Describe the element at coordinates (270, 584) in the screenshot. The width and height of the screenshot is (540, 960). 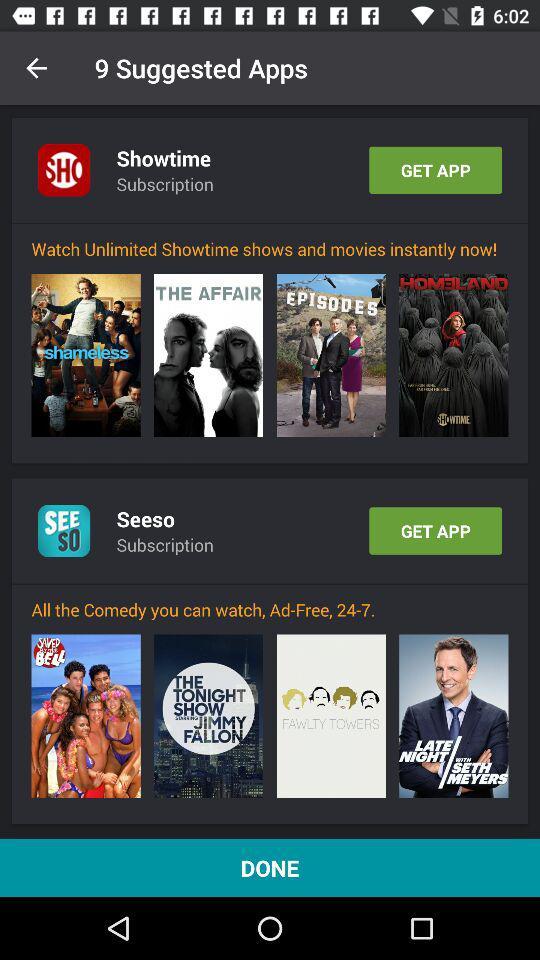
I see `the icon above the all the comedy icon` at that location.